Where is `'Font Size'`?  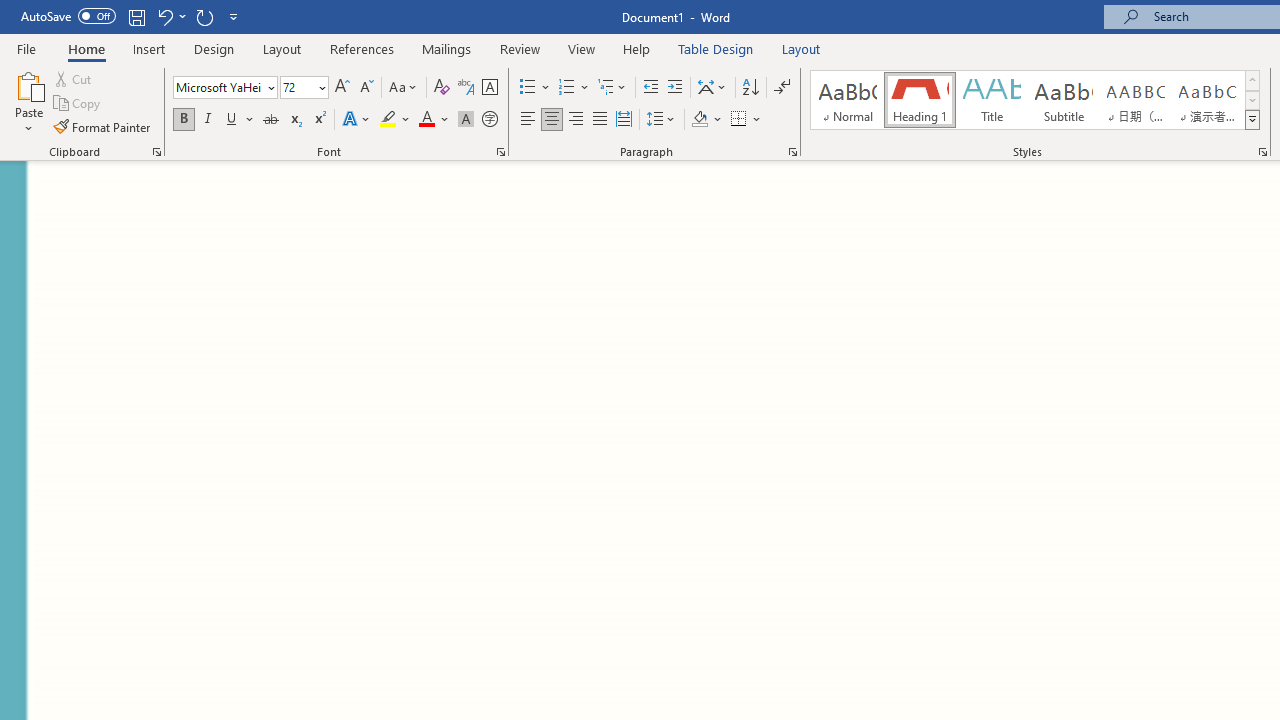
'Font Size' is located at coordinates (297, 86).